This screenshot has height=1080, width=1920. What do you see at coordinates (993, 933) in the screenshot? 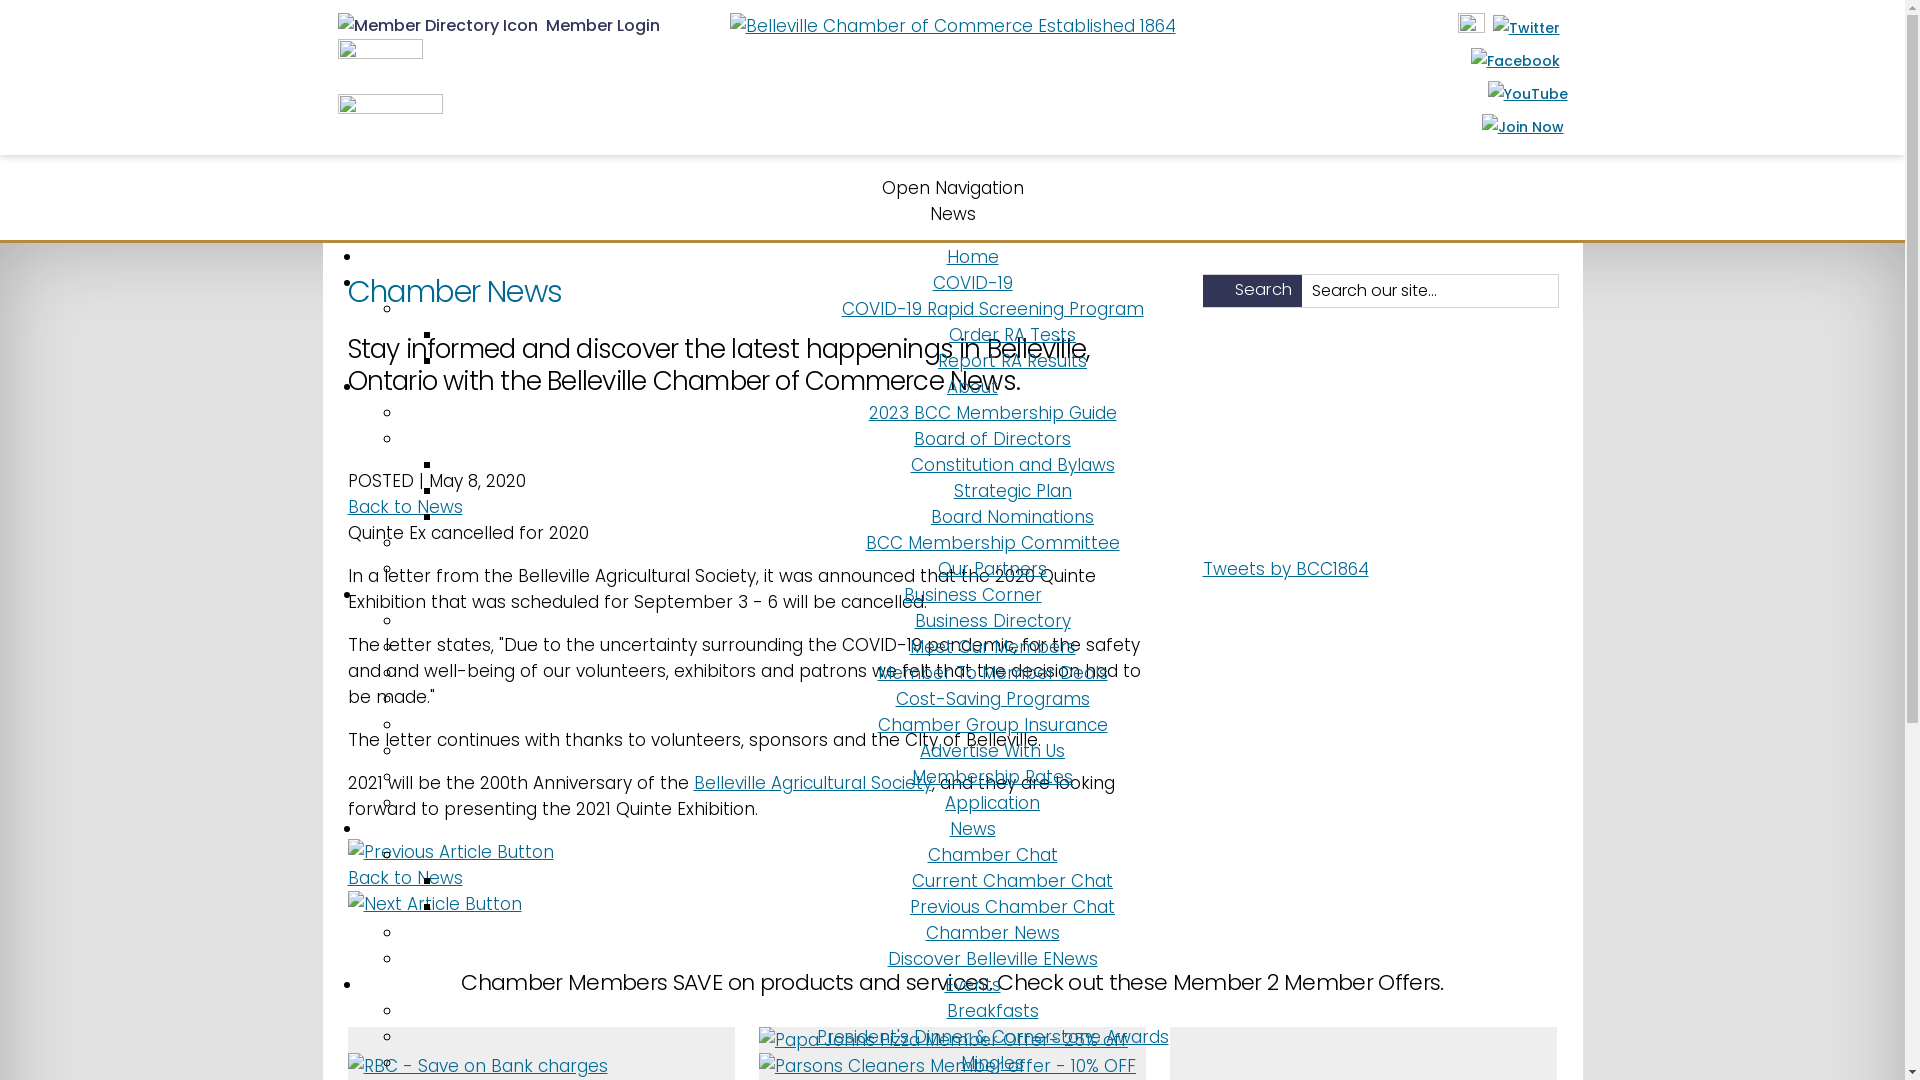
I see `'Chamber News'` at bounding box center [993, 933].